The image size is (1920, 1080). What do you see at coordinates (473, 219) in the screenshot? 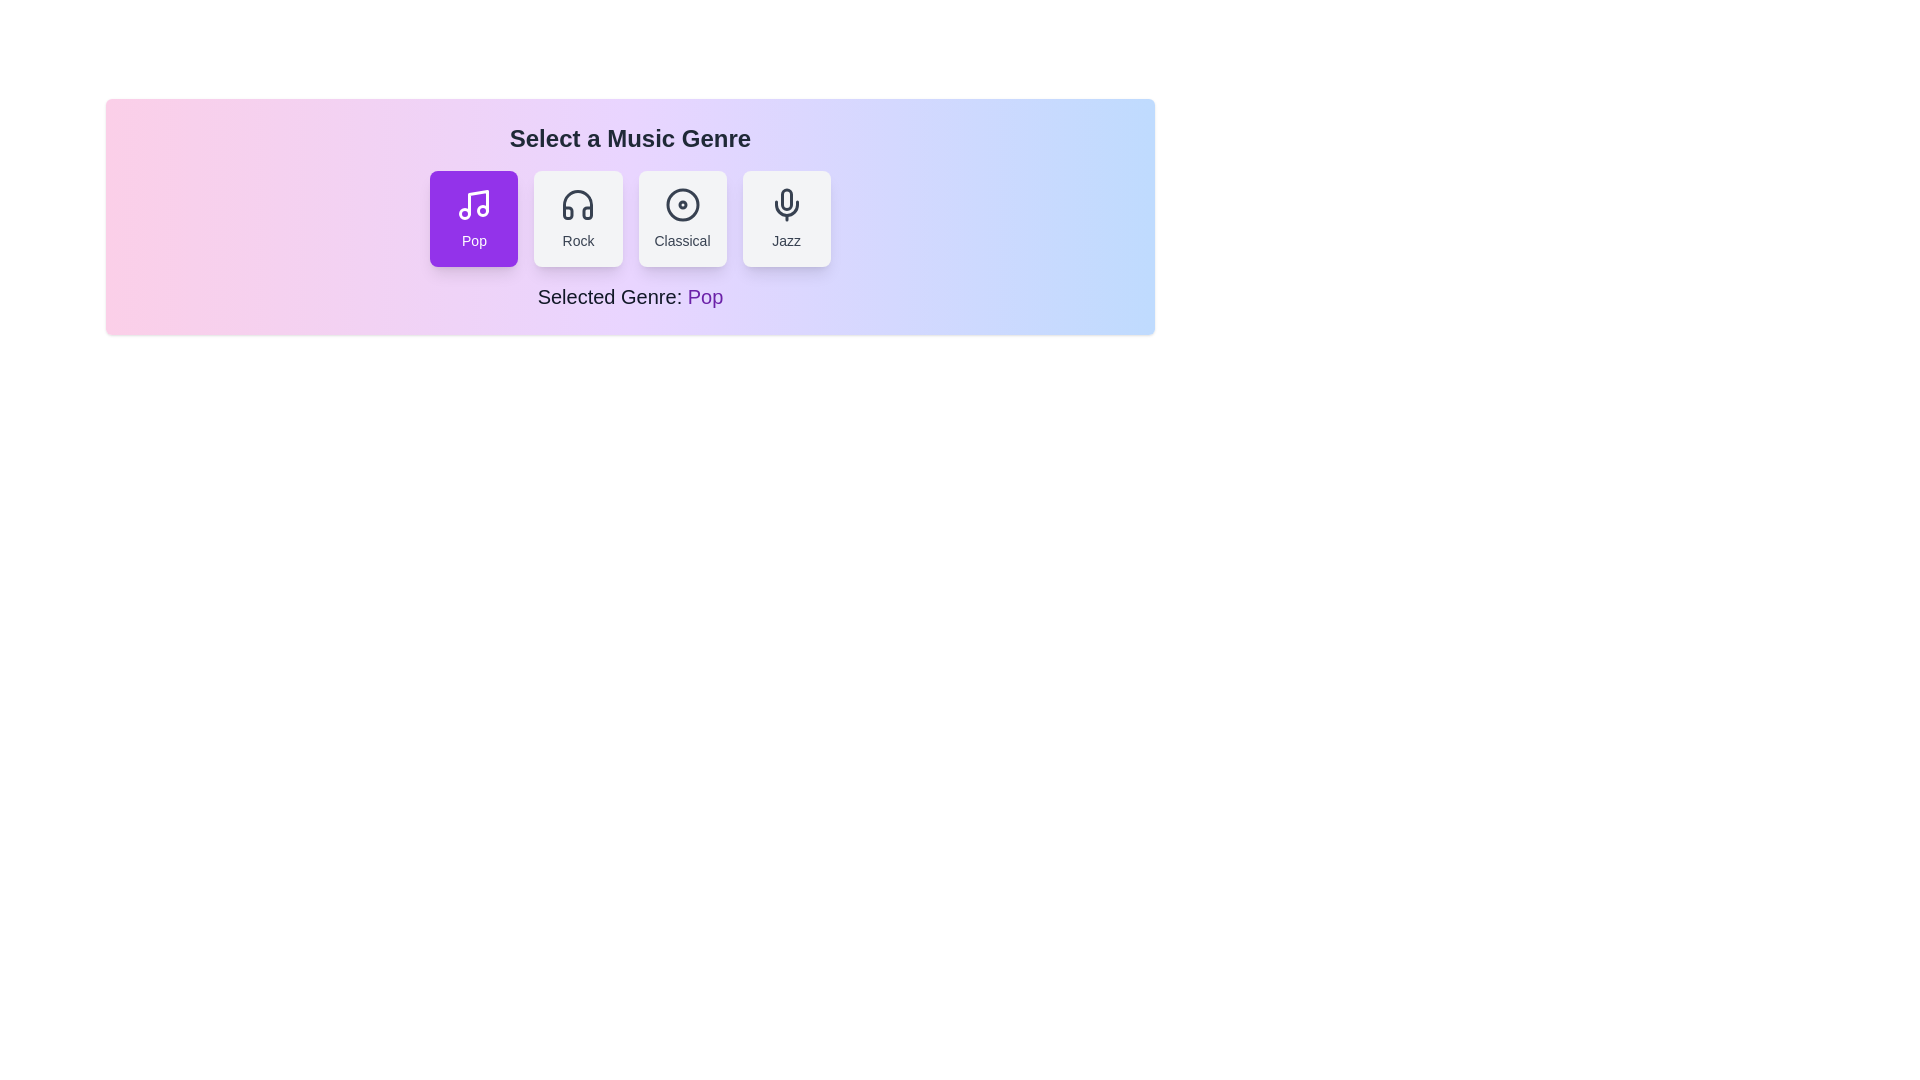
I see `the genre button labeled Pop` at bounding box center [473, 219].